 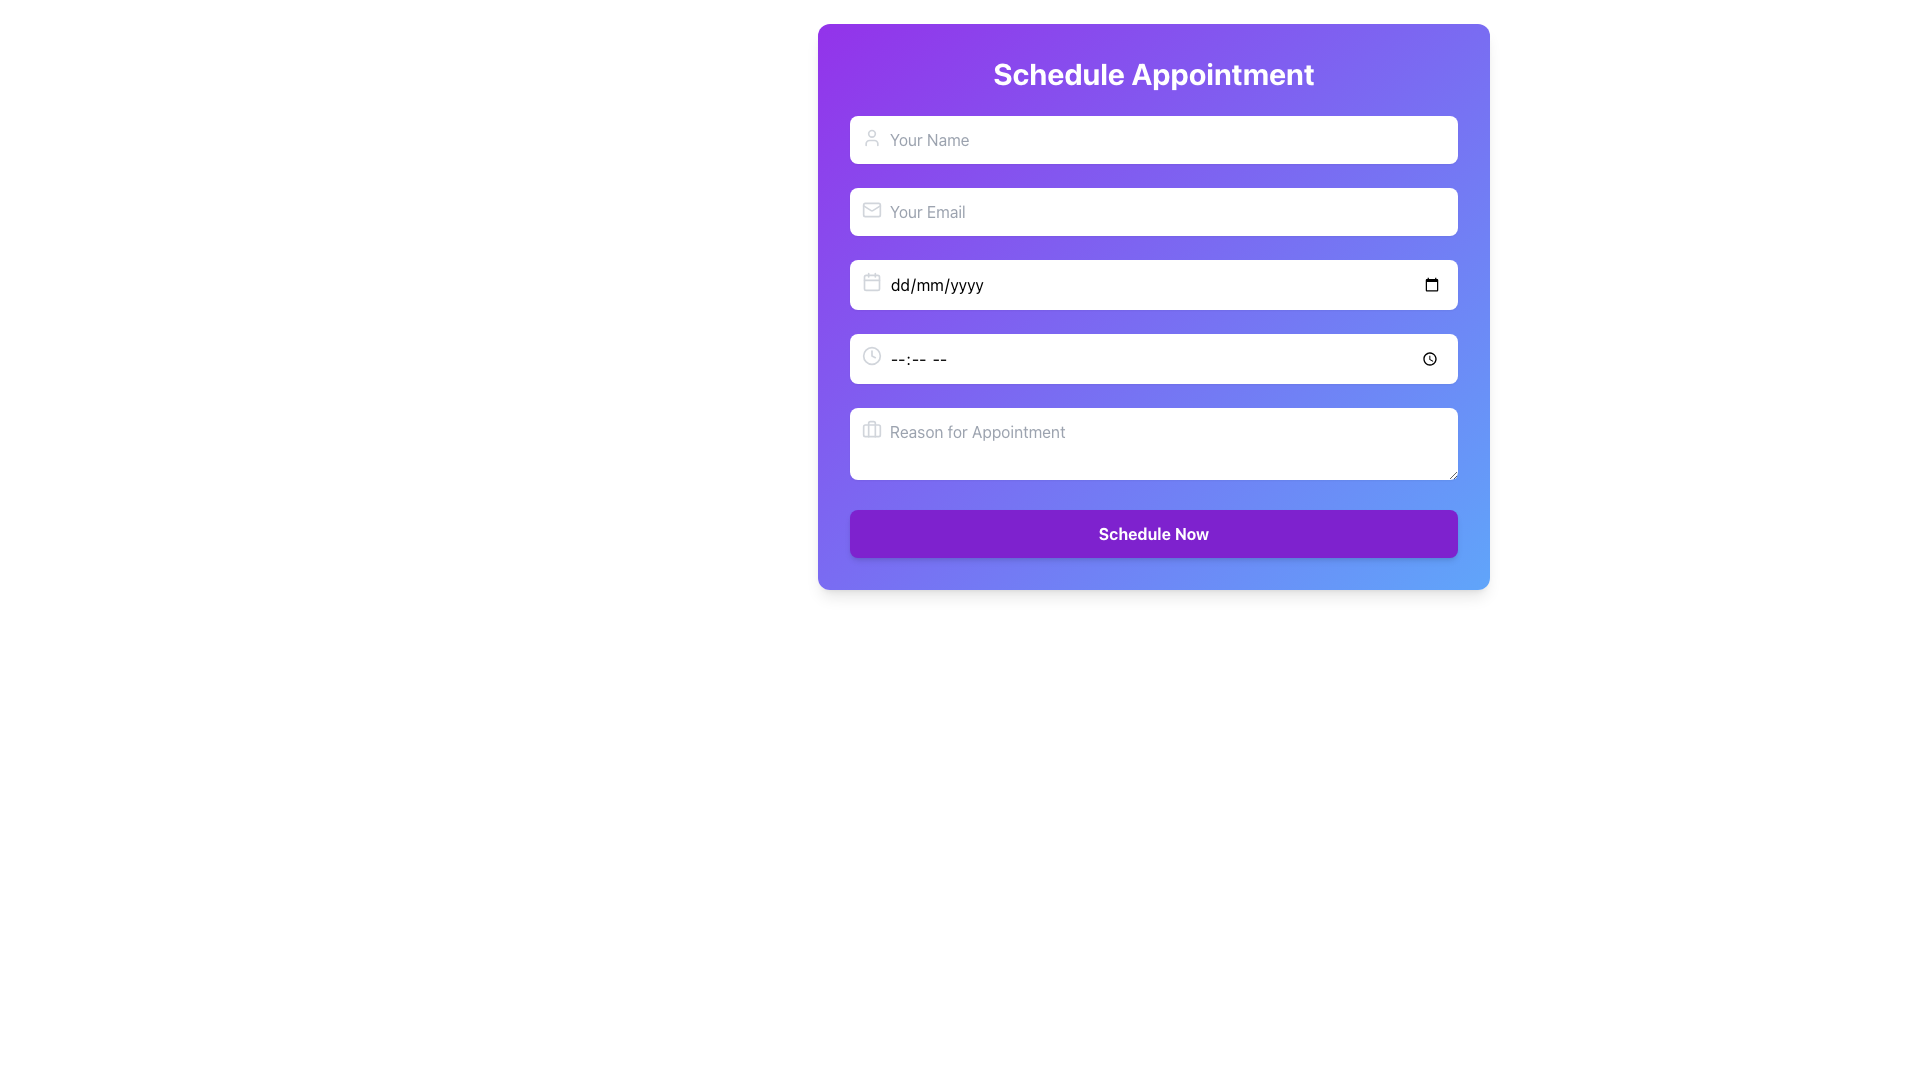 I want to click on the time input field, which is the fourth element in the form, located below the date input with the placeholder 'dd/mm/yyyy', so click(x=1153, y=357).